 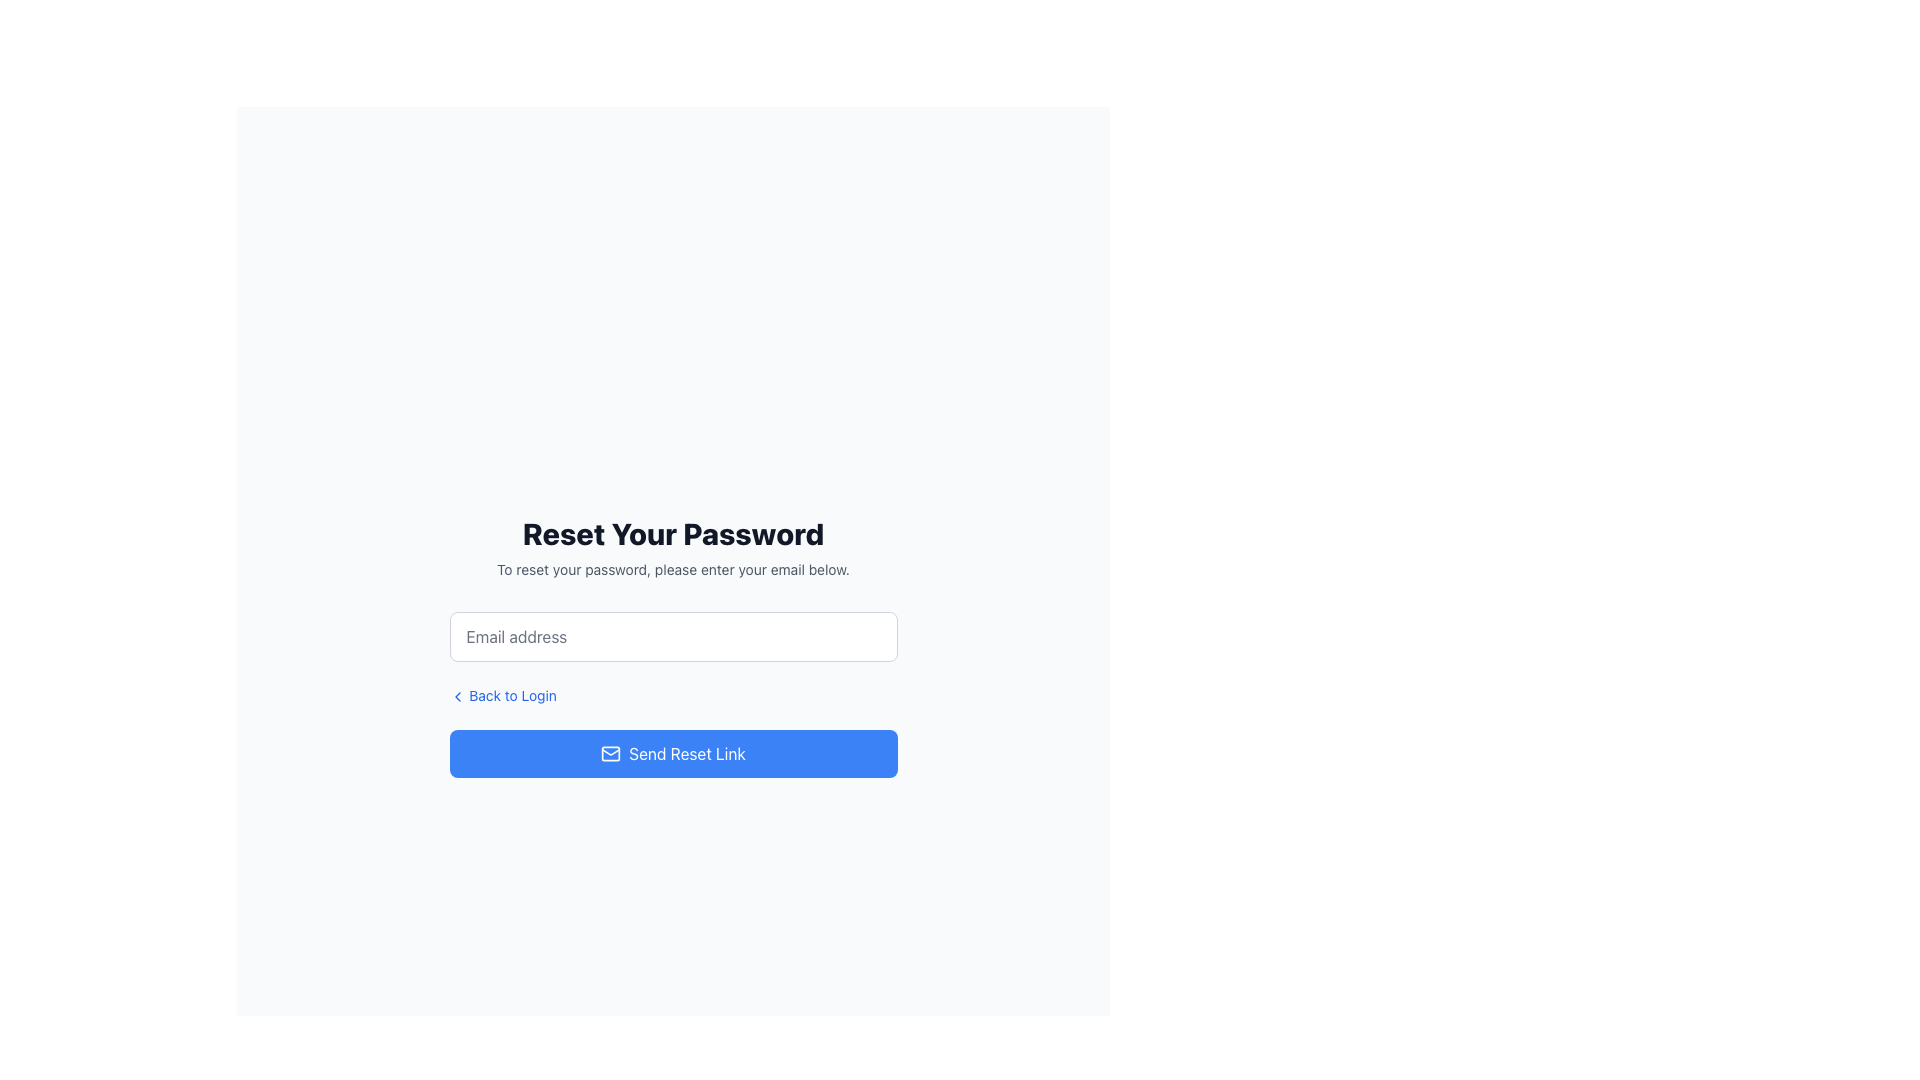 What do you see at coordinates (610, 753) in the screenshot?
I see `the mail-shaped icon located inside the blue 'Send Reset Link' button, which is positioned towards the left side of the button, preceding the text label` at bounding box center [610, 753].